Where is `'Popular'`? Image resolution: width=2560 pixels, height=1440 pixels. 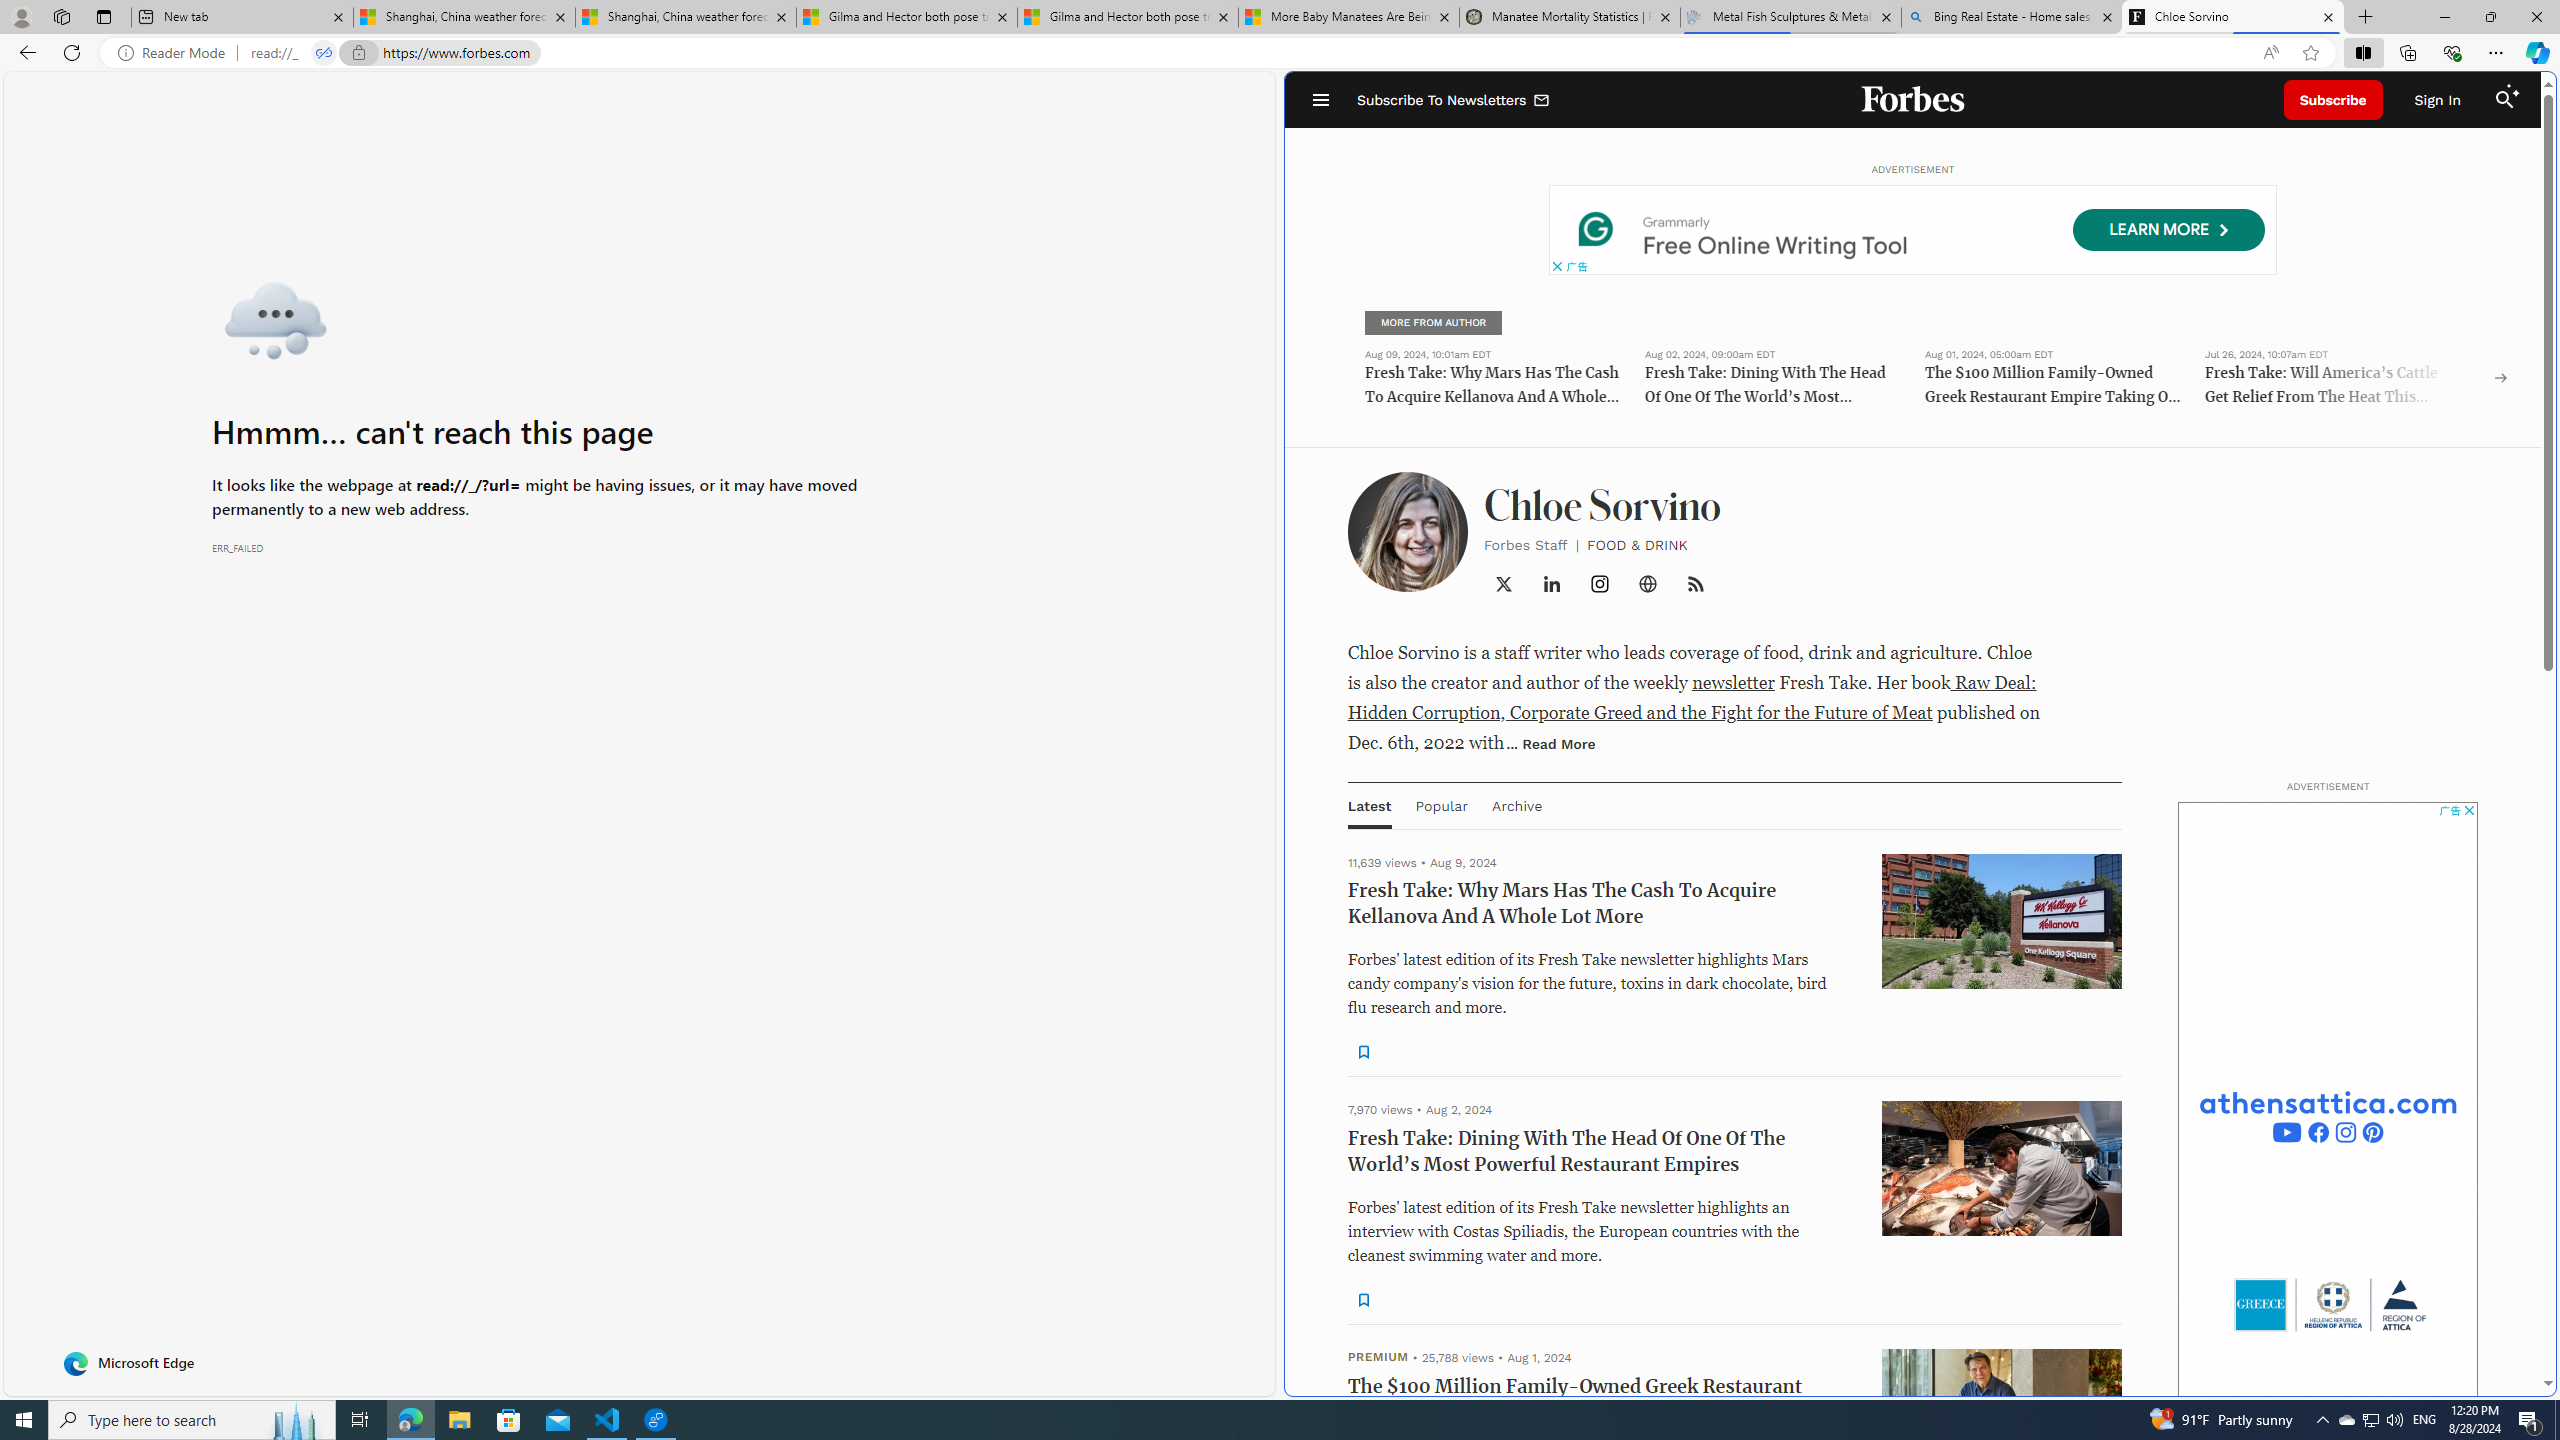 'Popular' is located at coordinates (1440, 804).